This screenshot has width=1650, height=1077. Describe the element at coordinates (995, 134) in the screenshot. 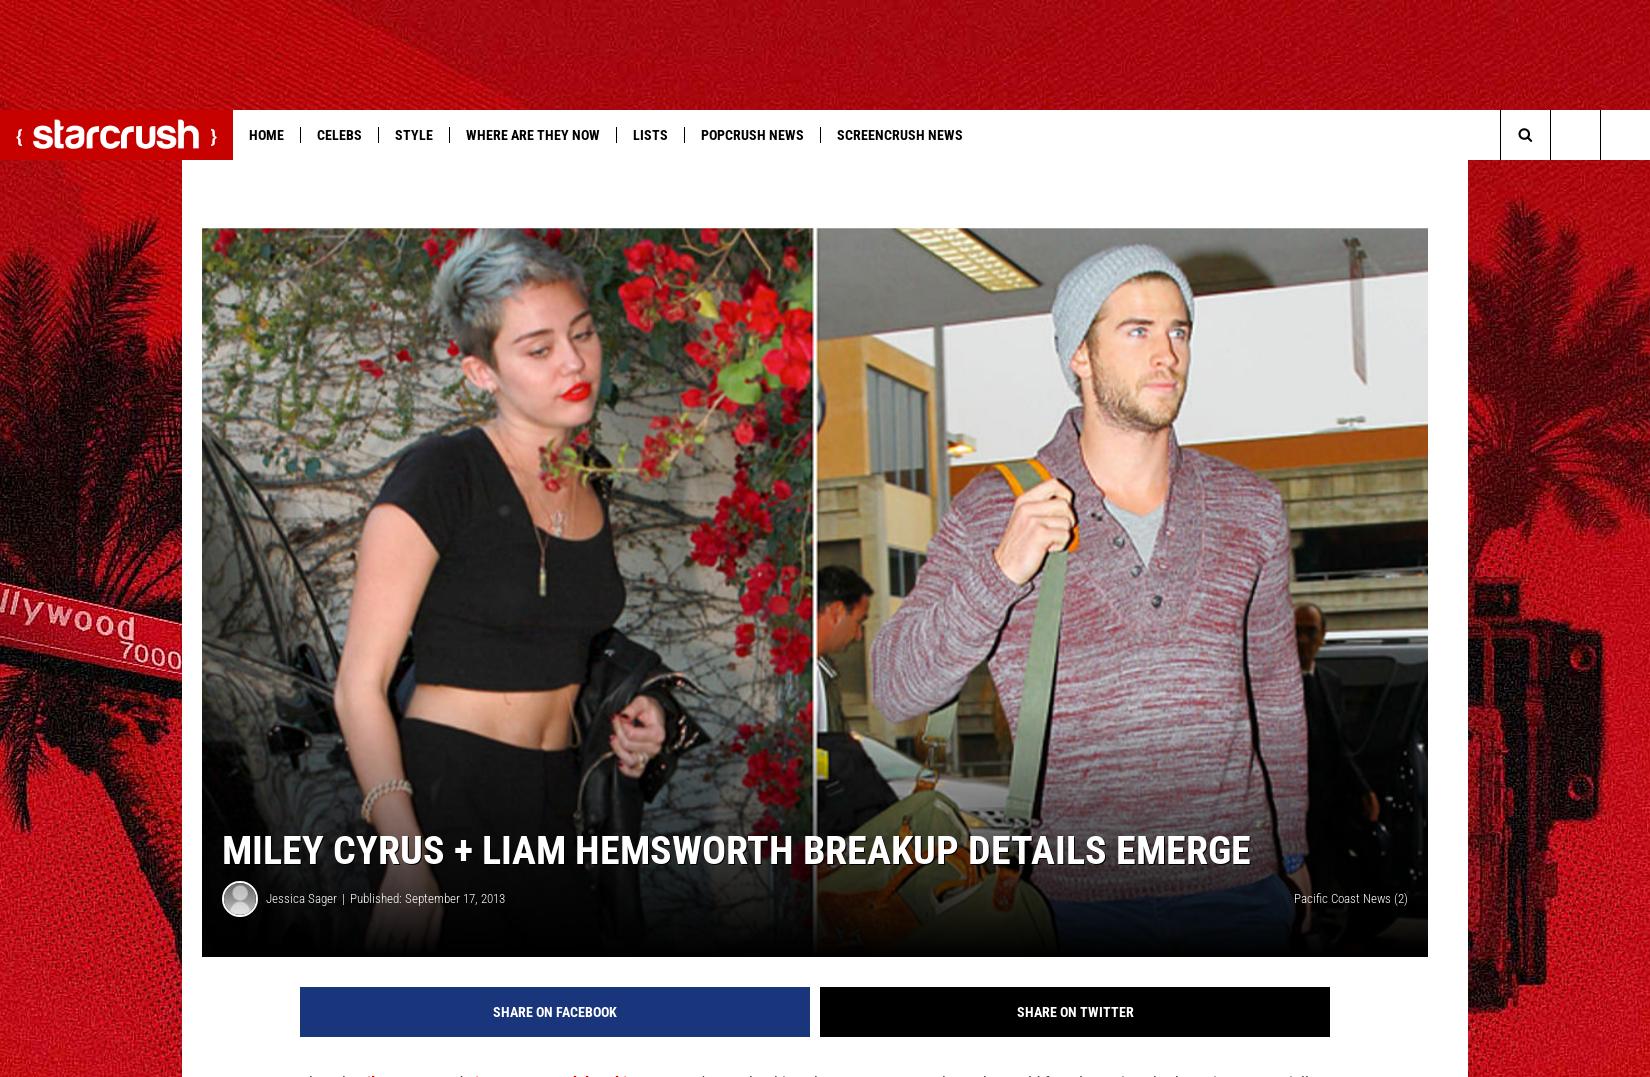

I see `'More'` at that location.